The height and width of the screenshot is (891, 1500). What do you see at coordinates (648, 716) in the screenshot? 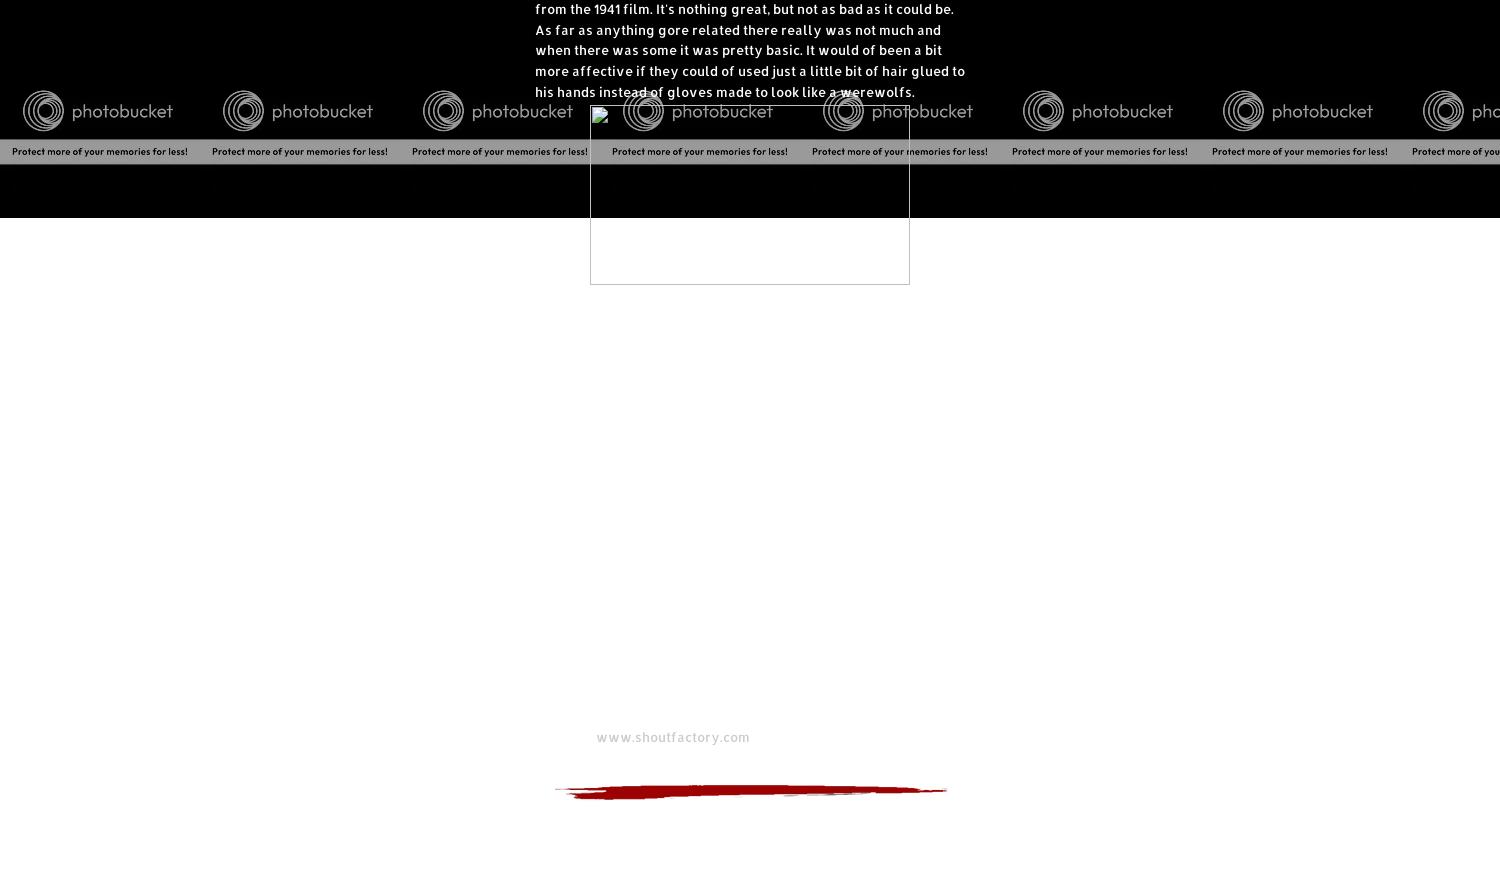
I see `'Release Company: Scream Factory'` at bounding box center [648, 716].